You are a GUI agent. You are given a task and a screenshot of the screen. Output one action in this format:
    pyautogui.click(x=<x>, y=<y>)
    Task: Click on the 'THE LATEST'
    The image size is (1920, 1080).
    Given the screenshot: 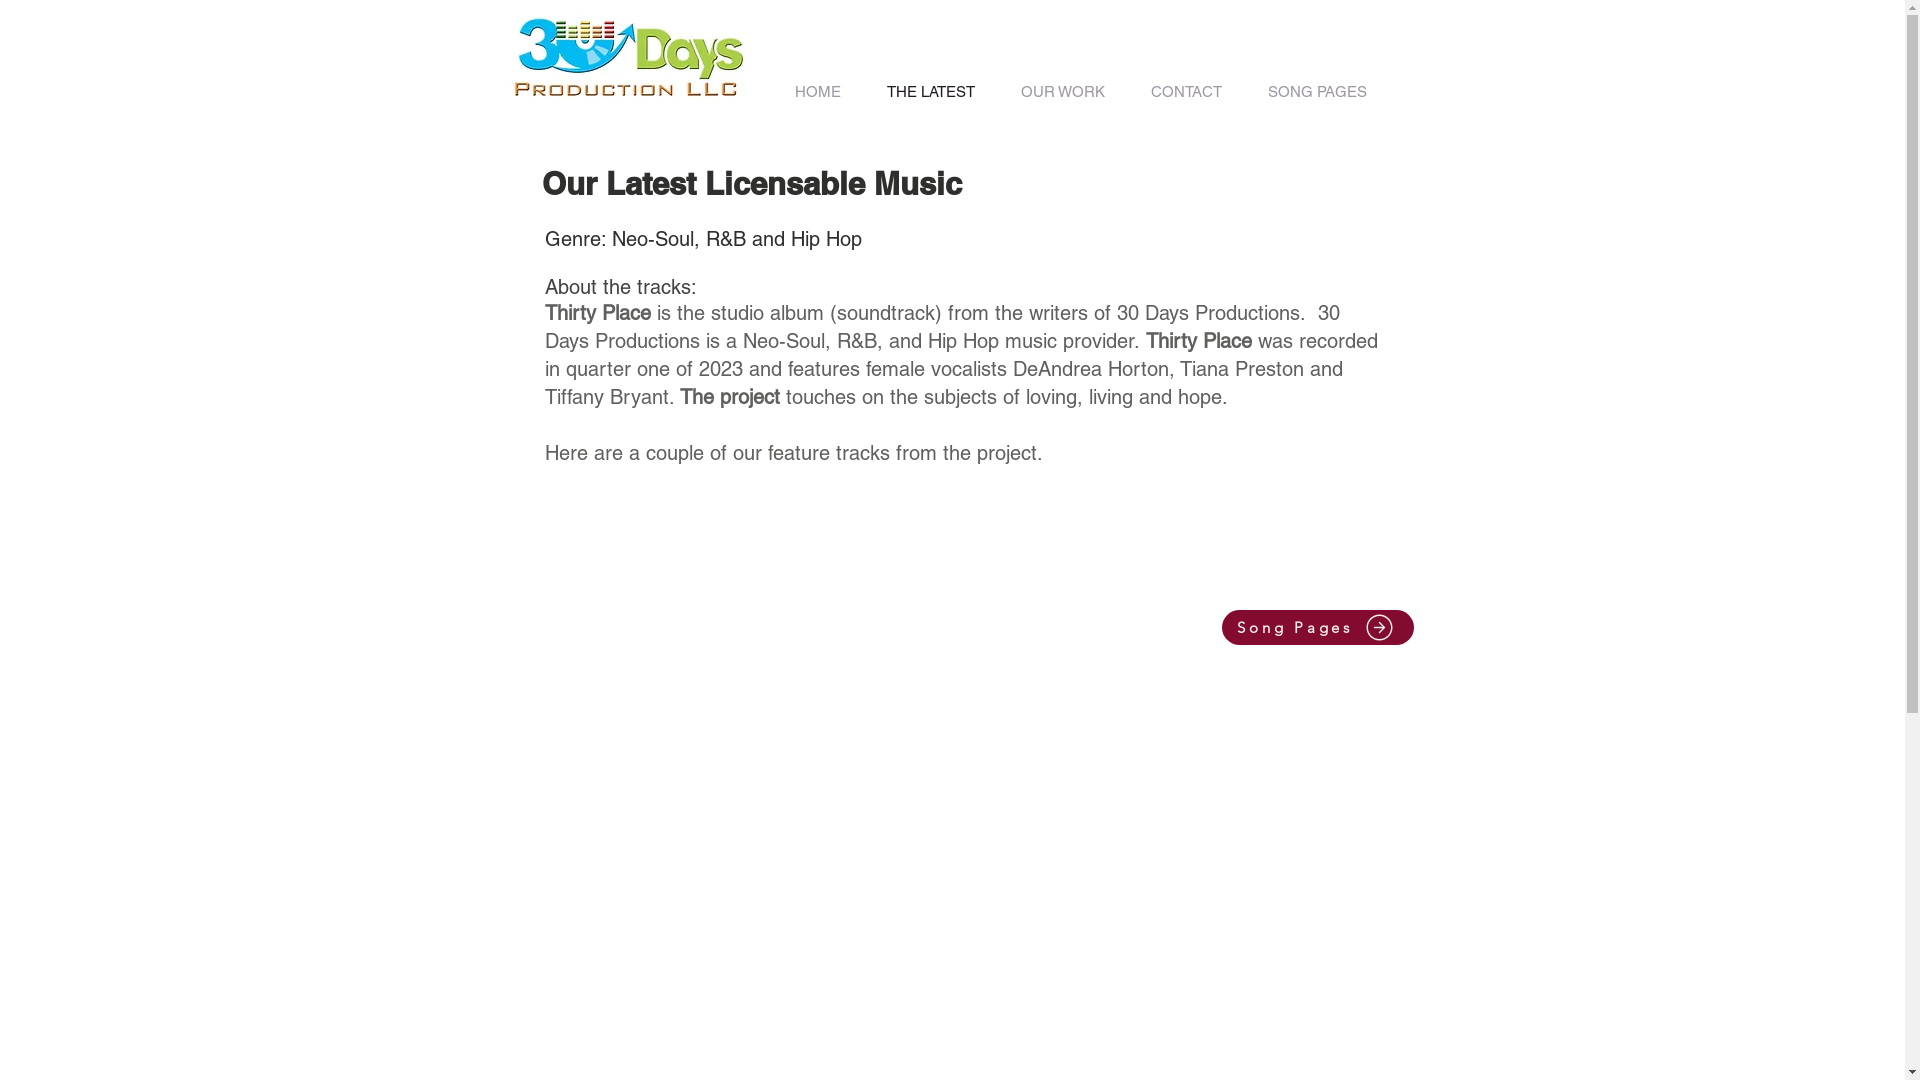 What is the action you would take?
    pyautogui.click(x=930, y=91)
    